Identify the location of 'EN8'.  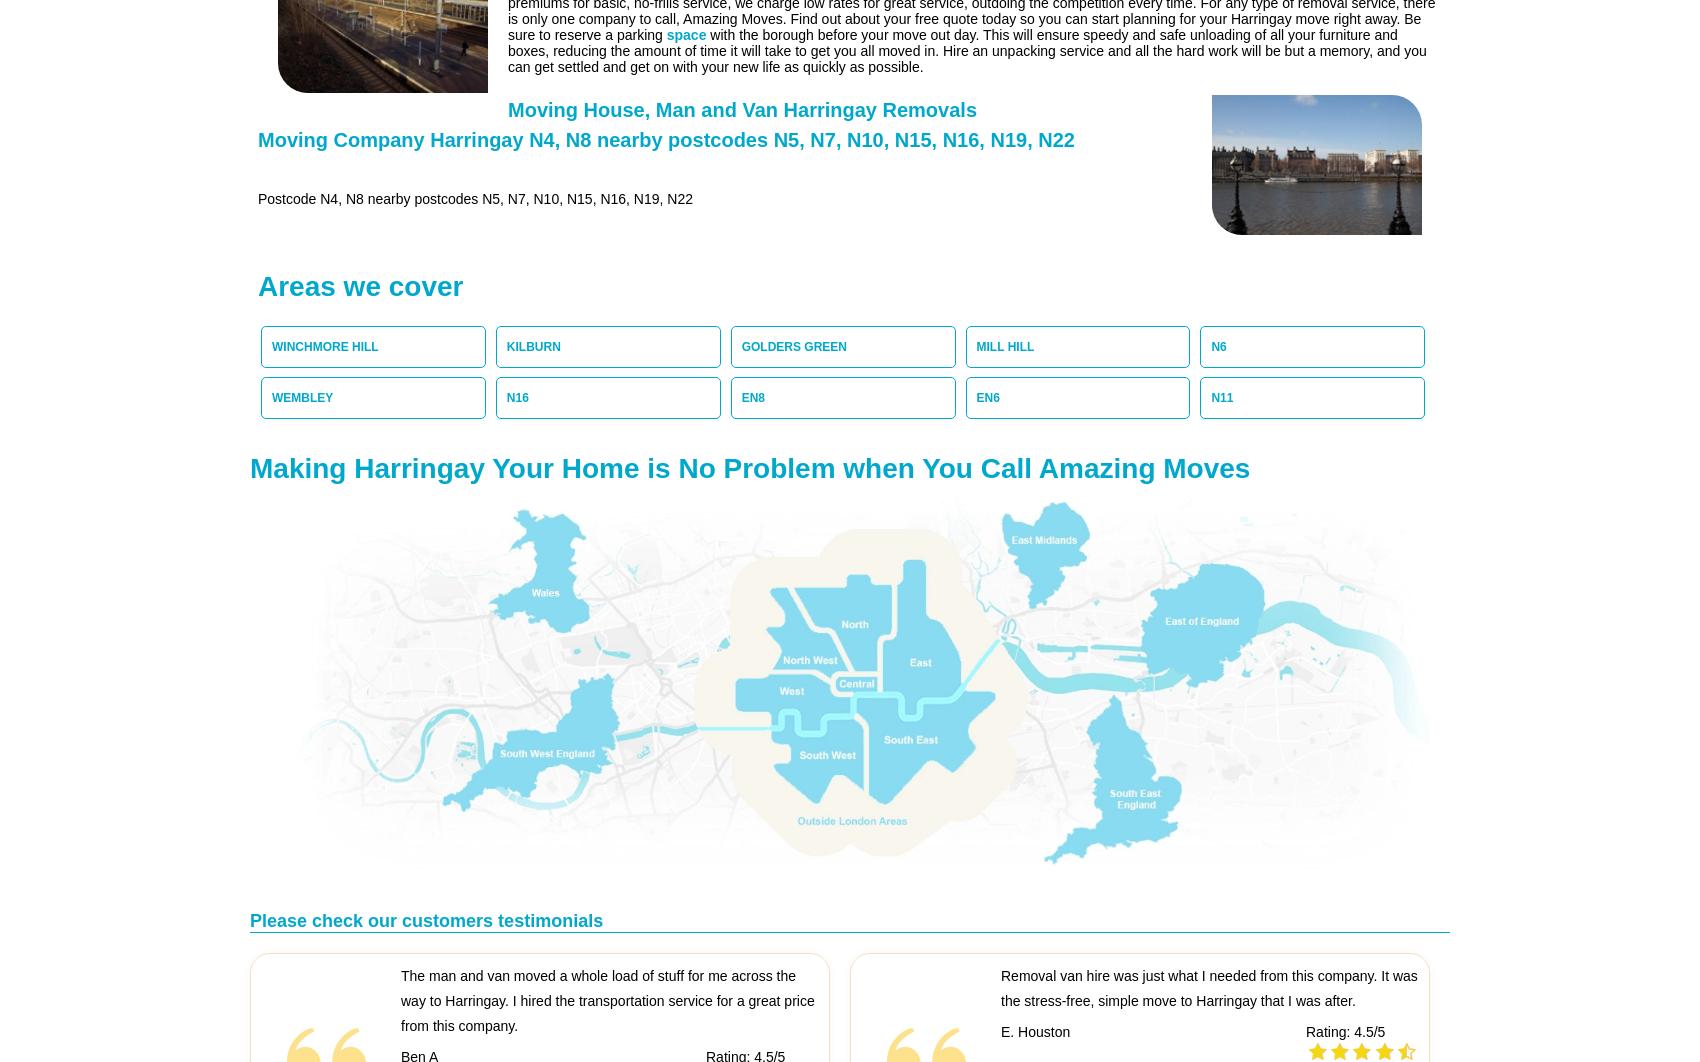
(751, 397).